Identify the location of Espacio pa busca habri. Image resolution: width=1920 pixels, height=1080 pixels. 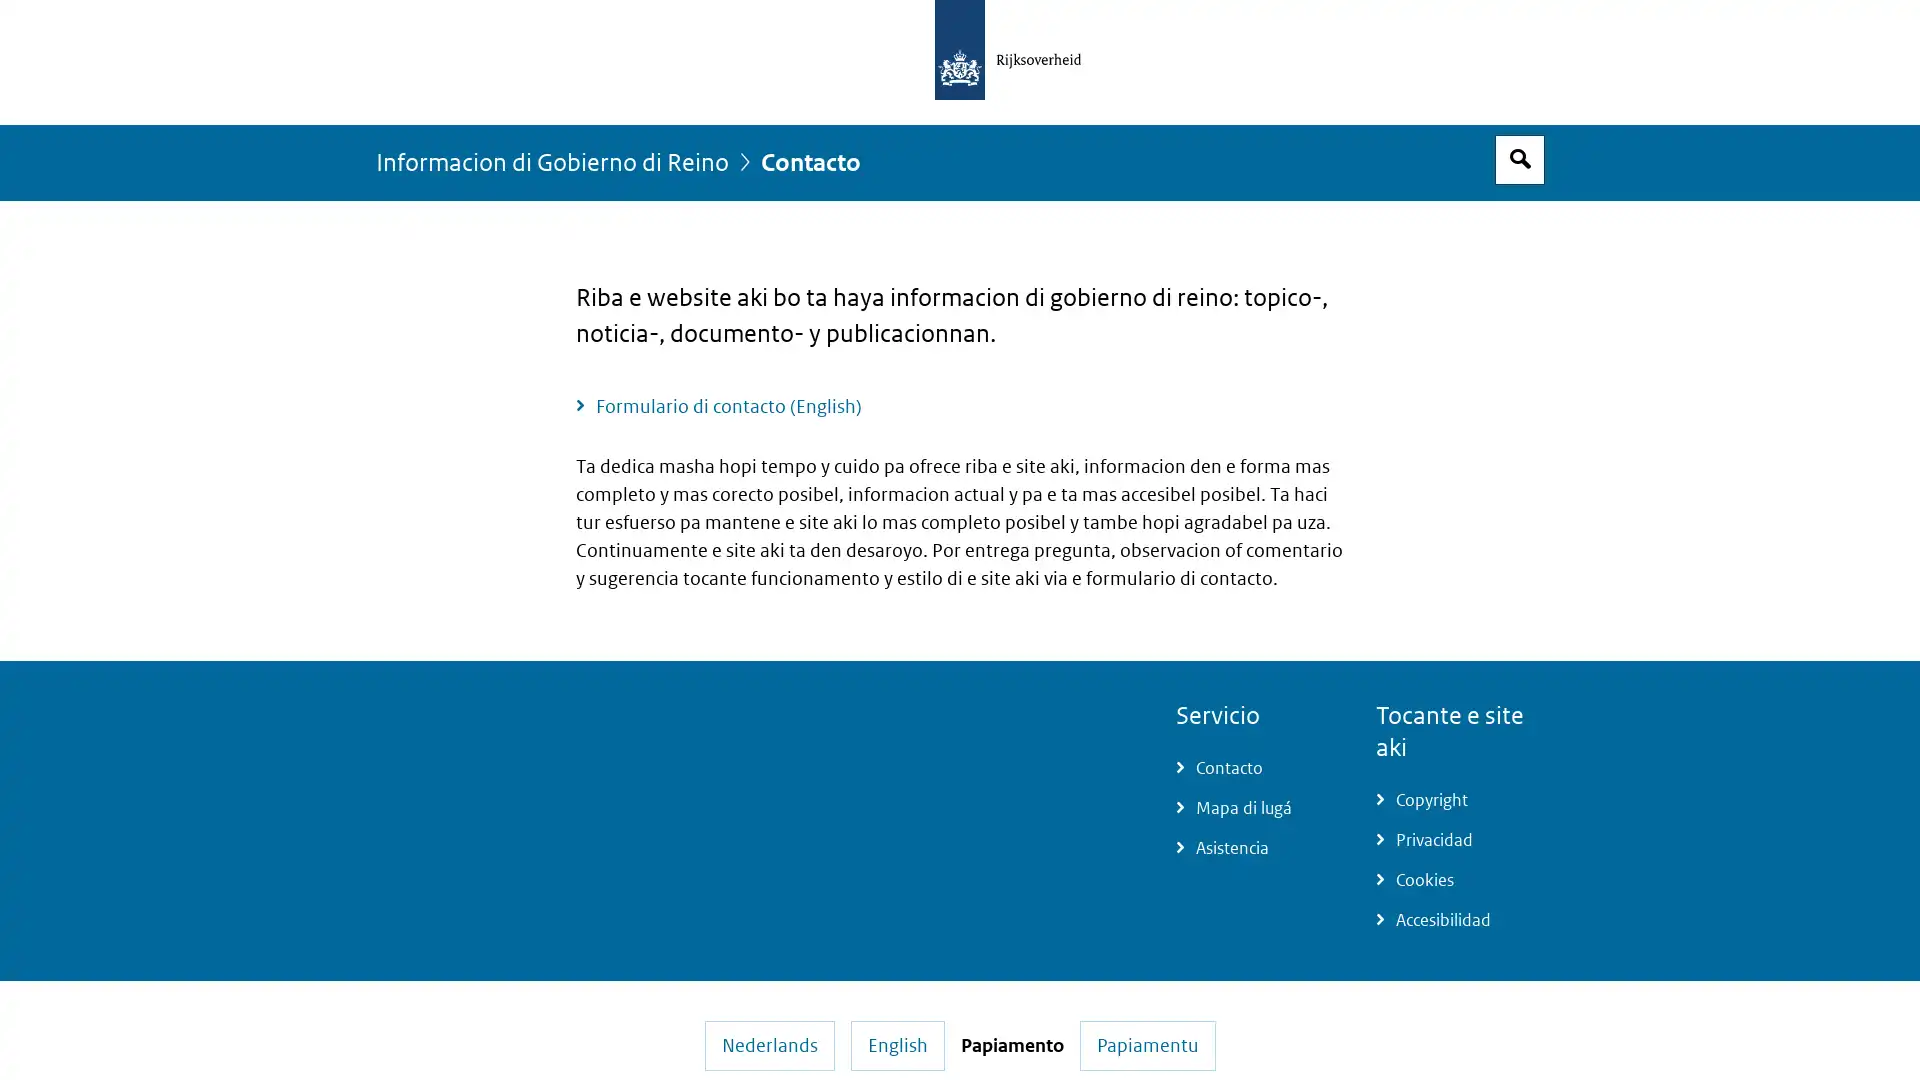
(1520, 158).